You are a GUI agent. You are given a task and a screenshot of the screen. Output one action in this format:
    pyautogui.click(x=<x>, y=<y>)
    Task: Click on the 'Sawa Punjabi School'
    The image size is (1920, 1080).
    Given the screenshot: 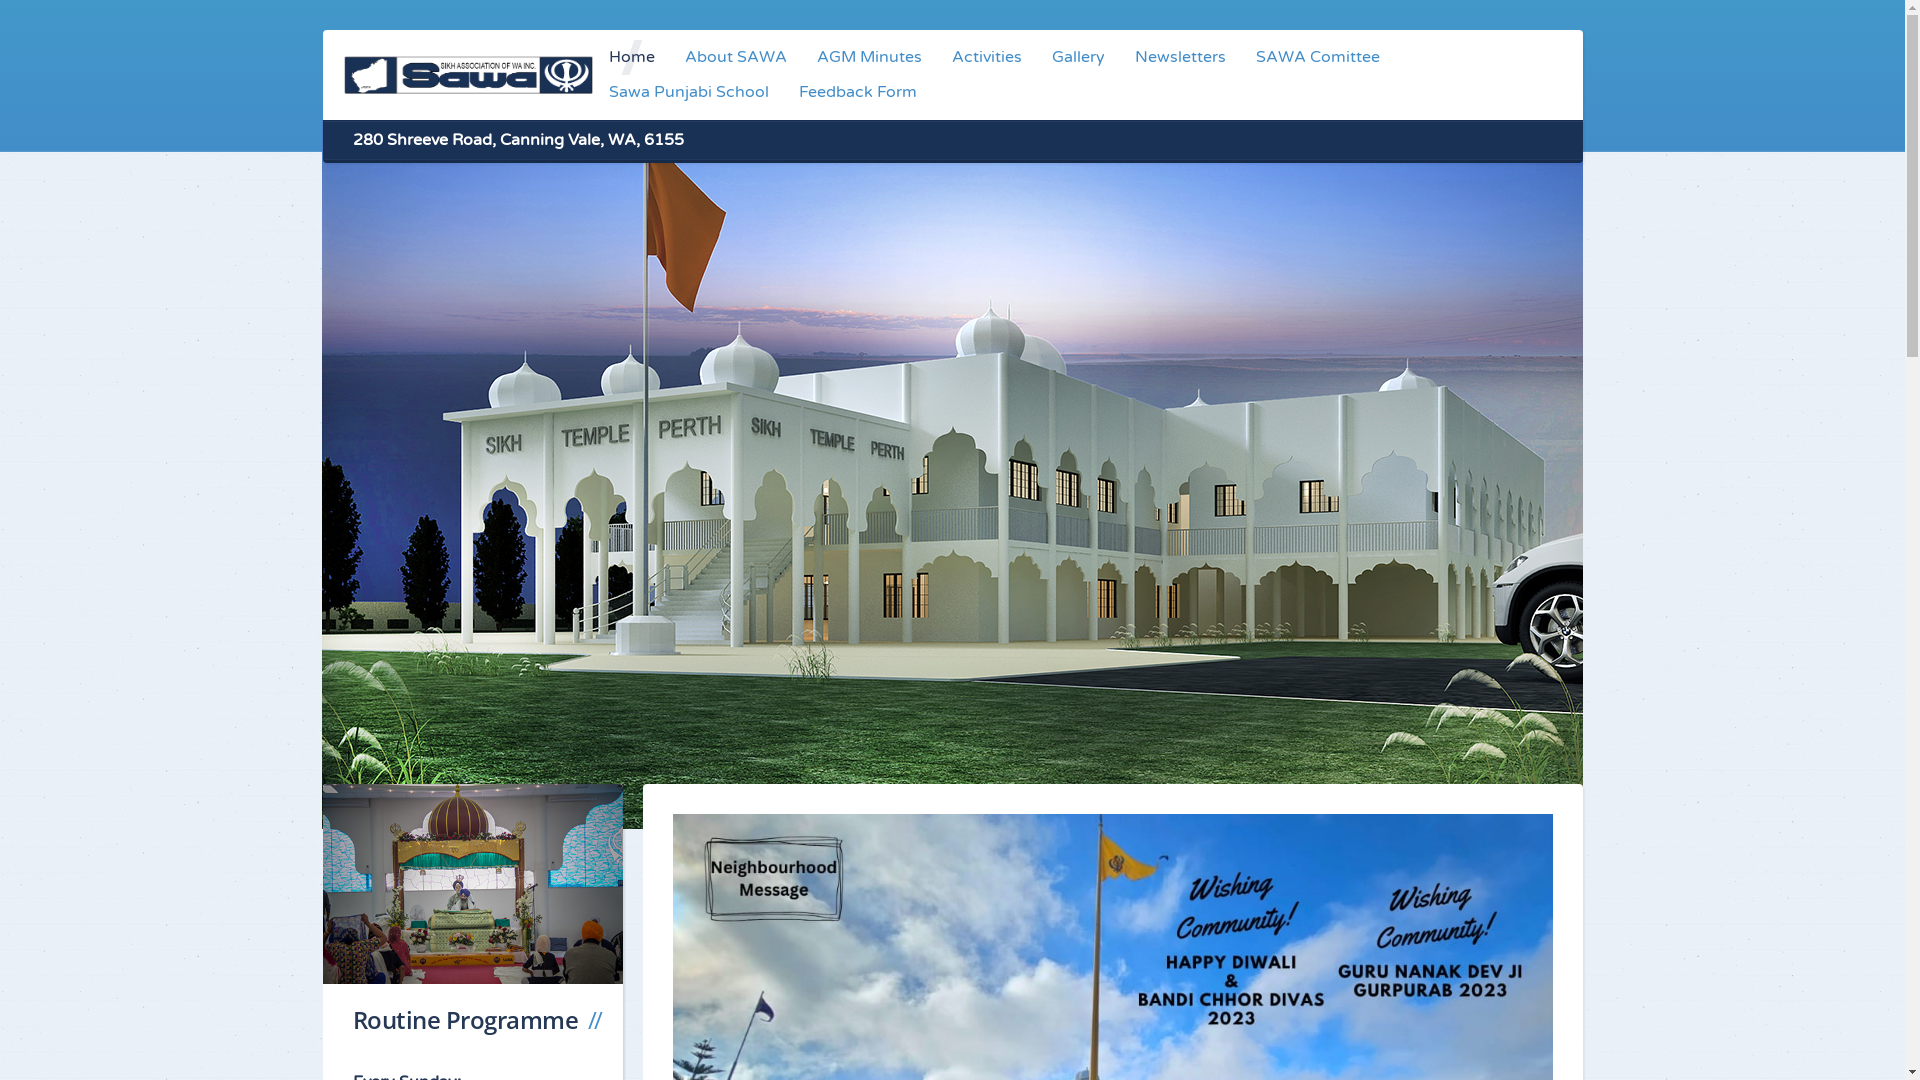 What is the action you would take?
    pyautogui.click(x=689, y=92)
    